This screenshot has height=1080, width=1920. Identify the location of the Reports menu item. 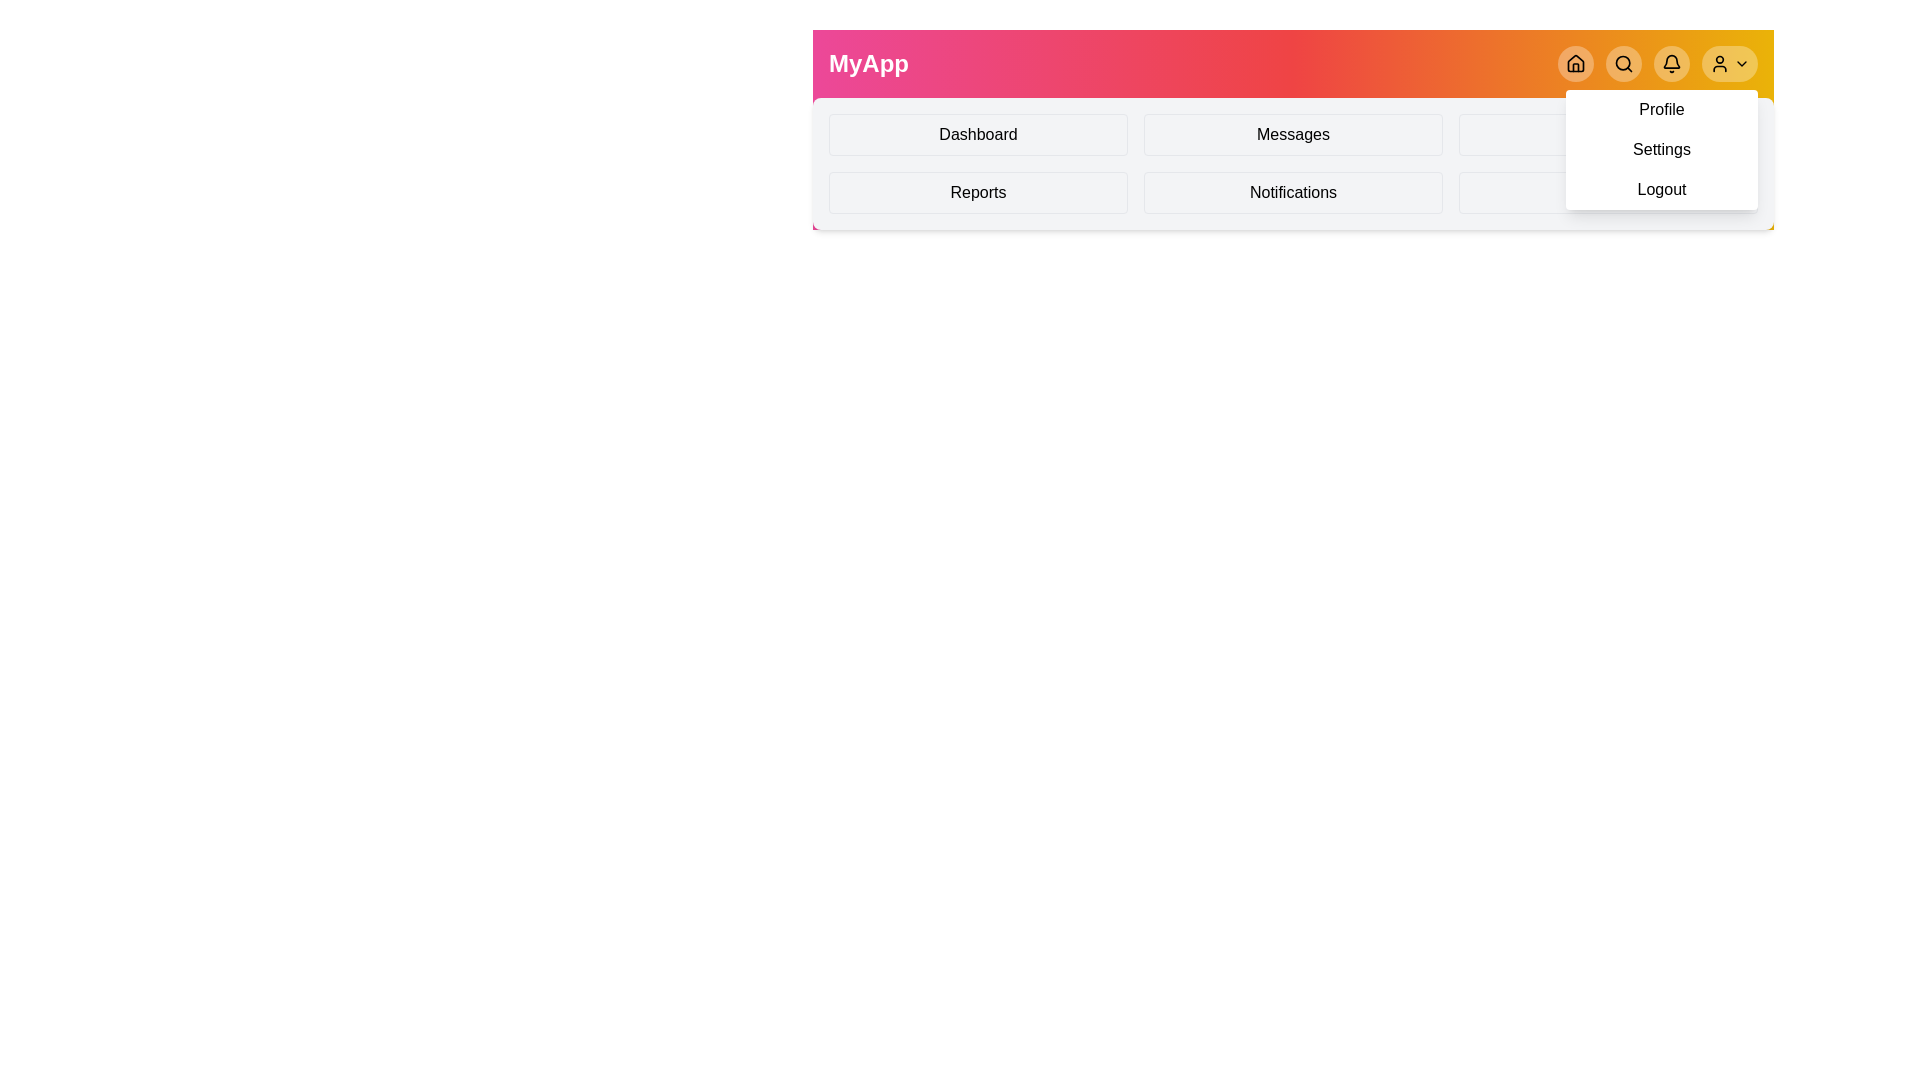
(978, 192).